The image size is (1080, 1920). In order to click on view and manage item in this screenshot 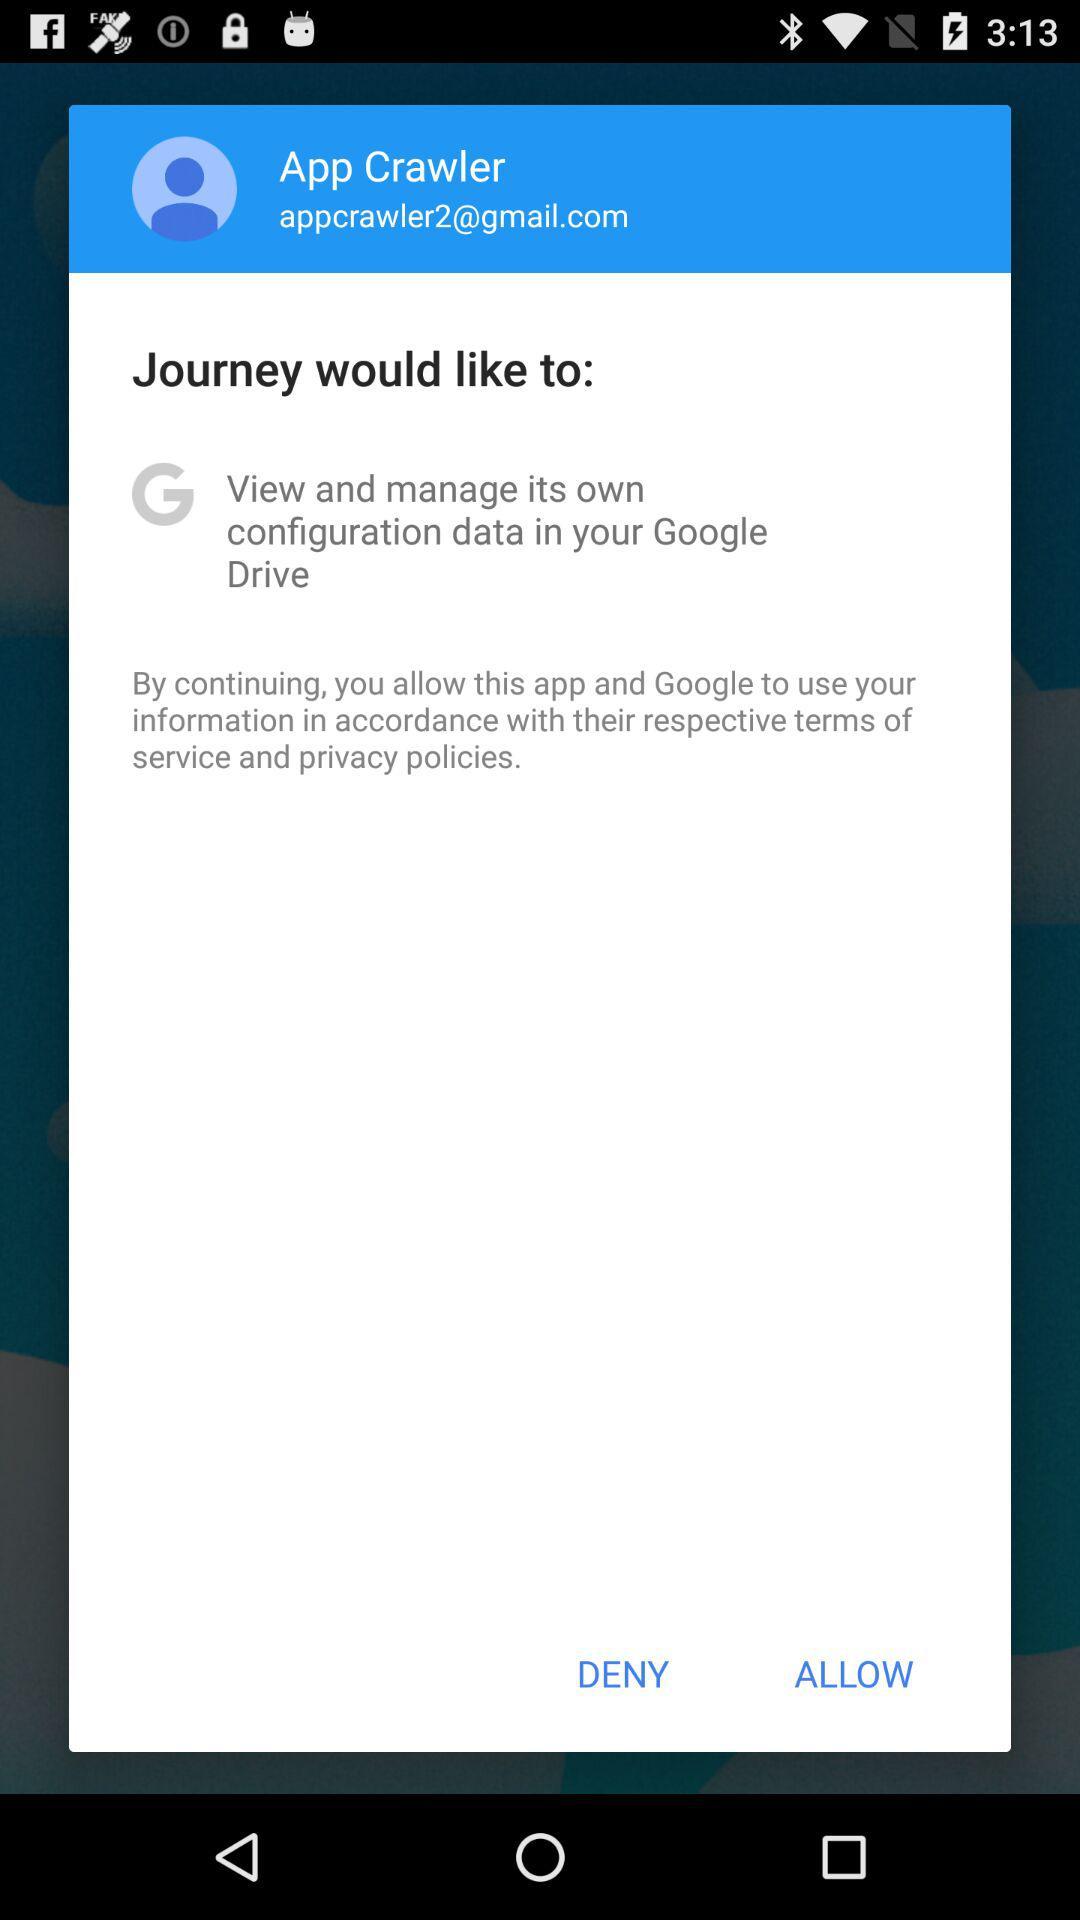, I will do `click(540, 530)`.